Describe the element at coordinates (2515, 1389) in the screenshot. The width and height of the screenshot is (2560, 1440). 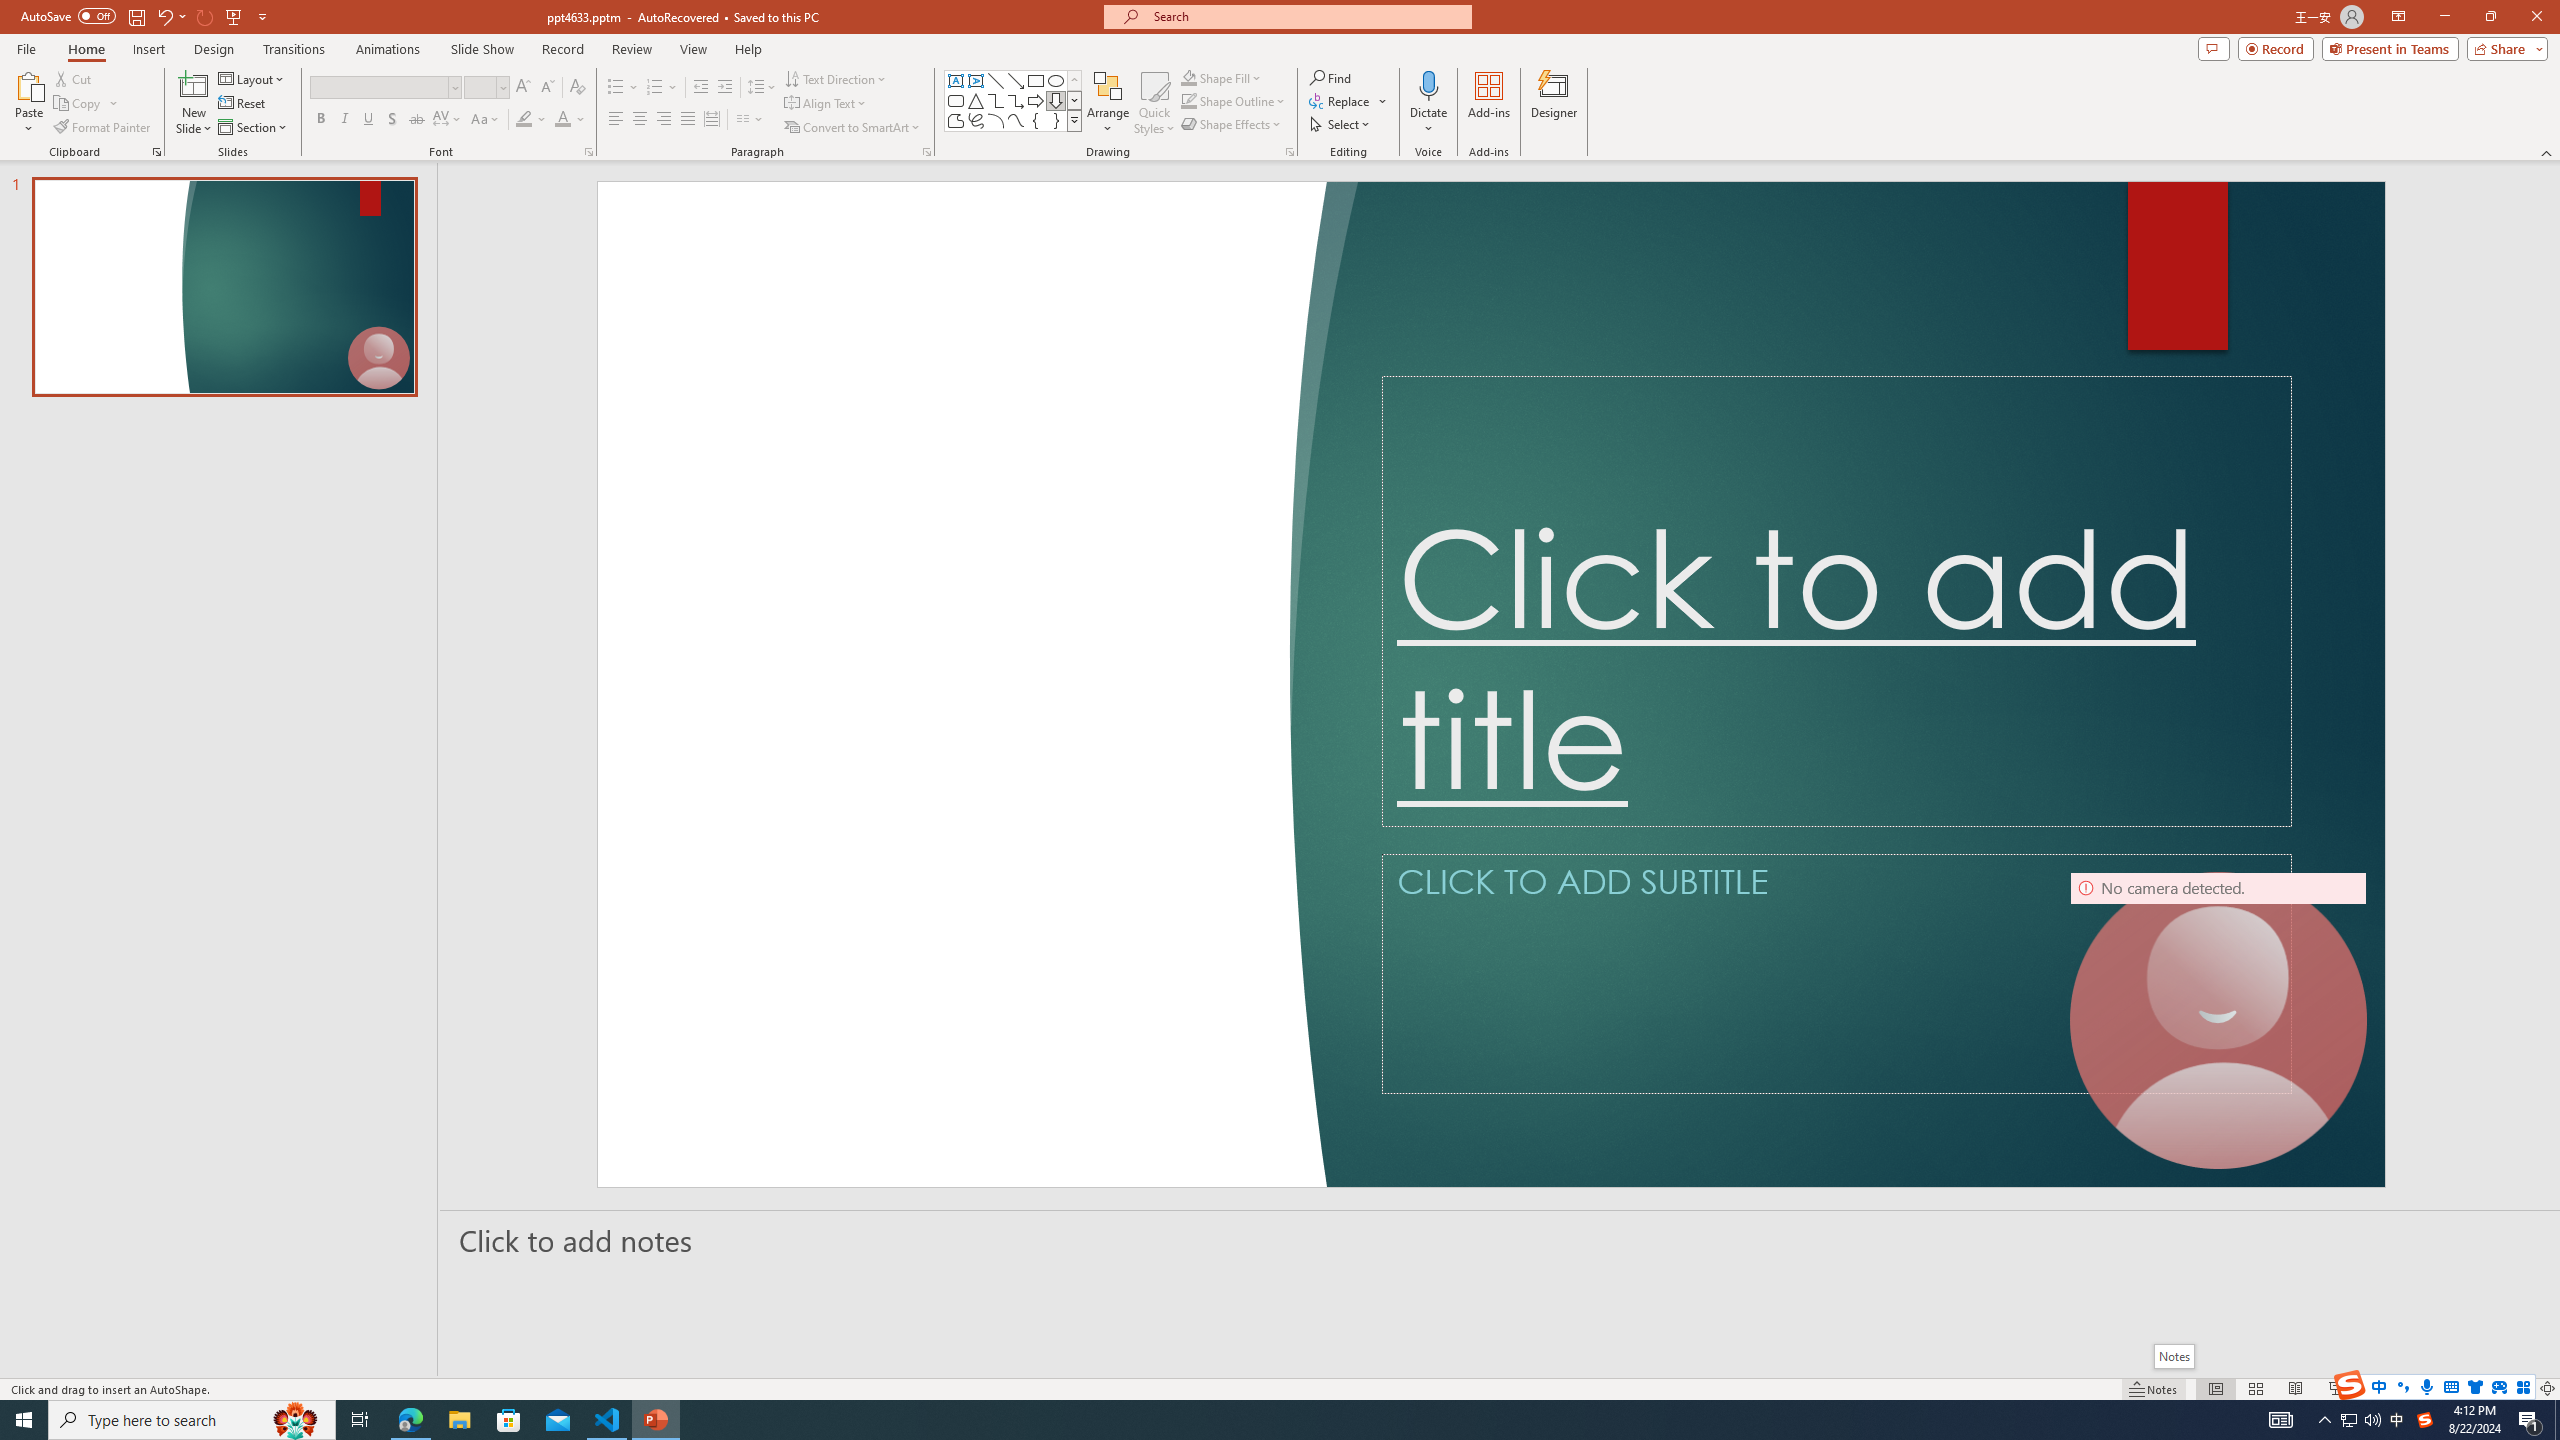
I see `'Zoom 140%'` at that location.